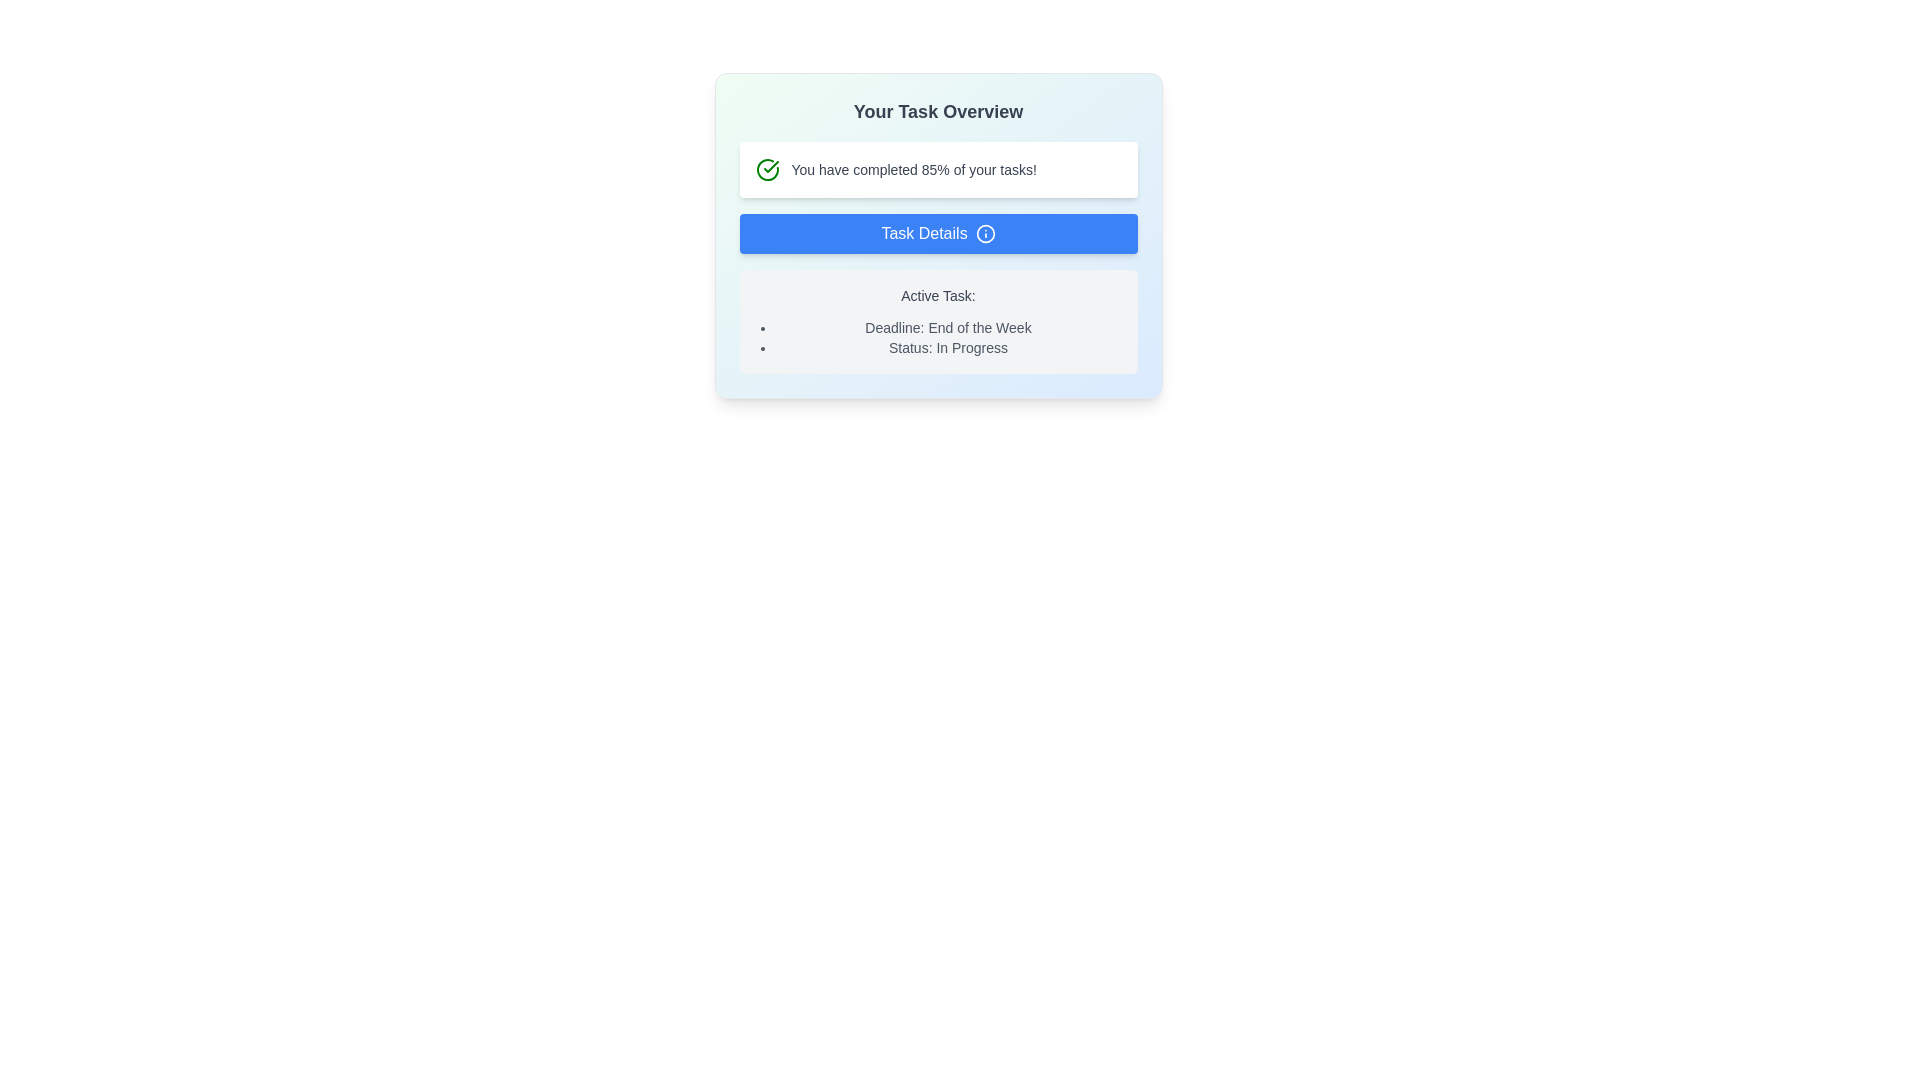  I want to click on the text element that indicates the completion percentage of tasks, which is located within a white panel with rounded corners and a green check icon on its left, so click(913, 168).